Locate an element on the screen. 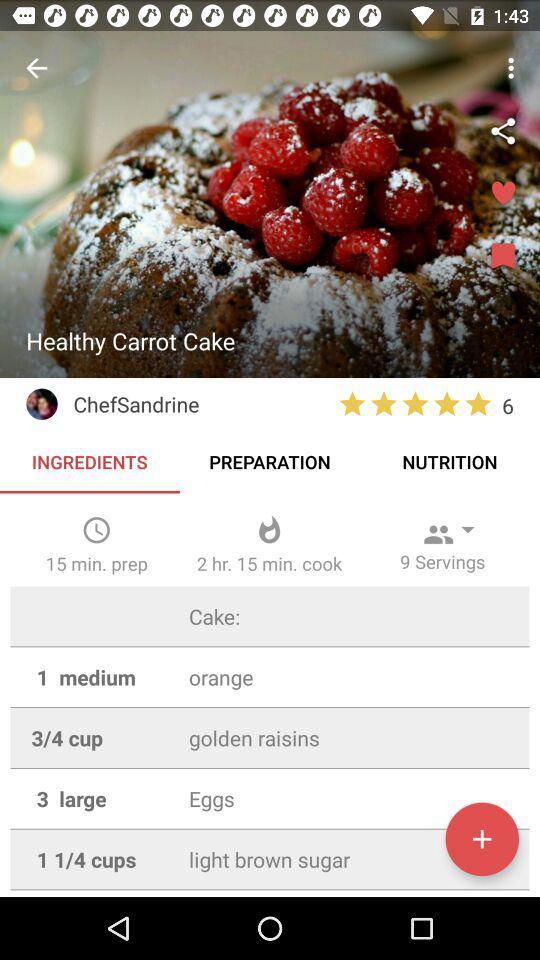  setting is located at coordinates (502, 130).